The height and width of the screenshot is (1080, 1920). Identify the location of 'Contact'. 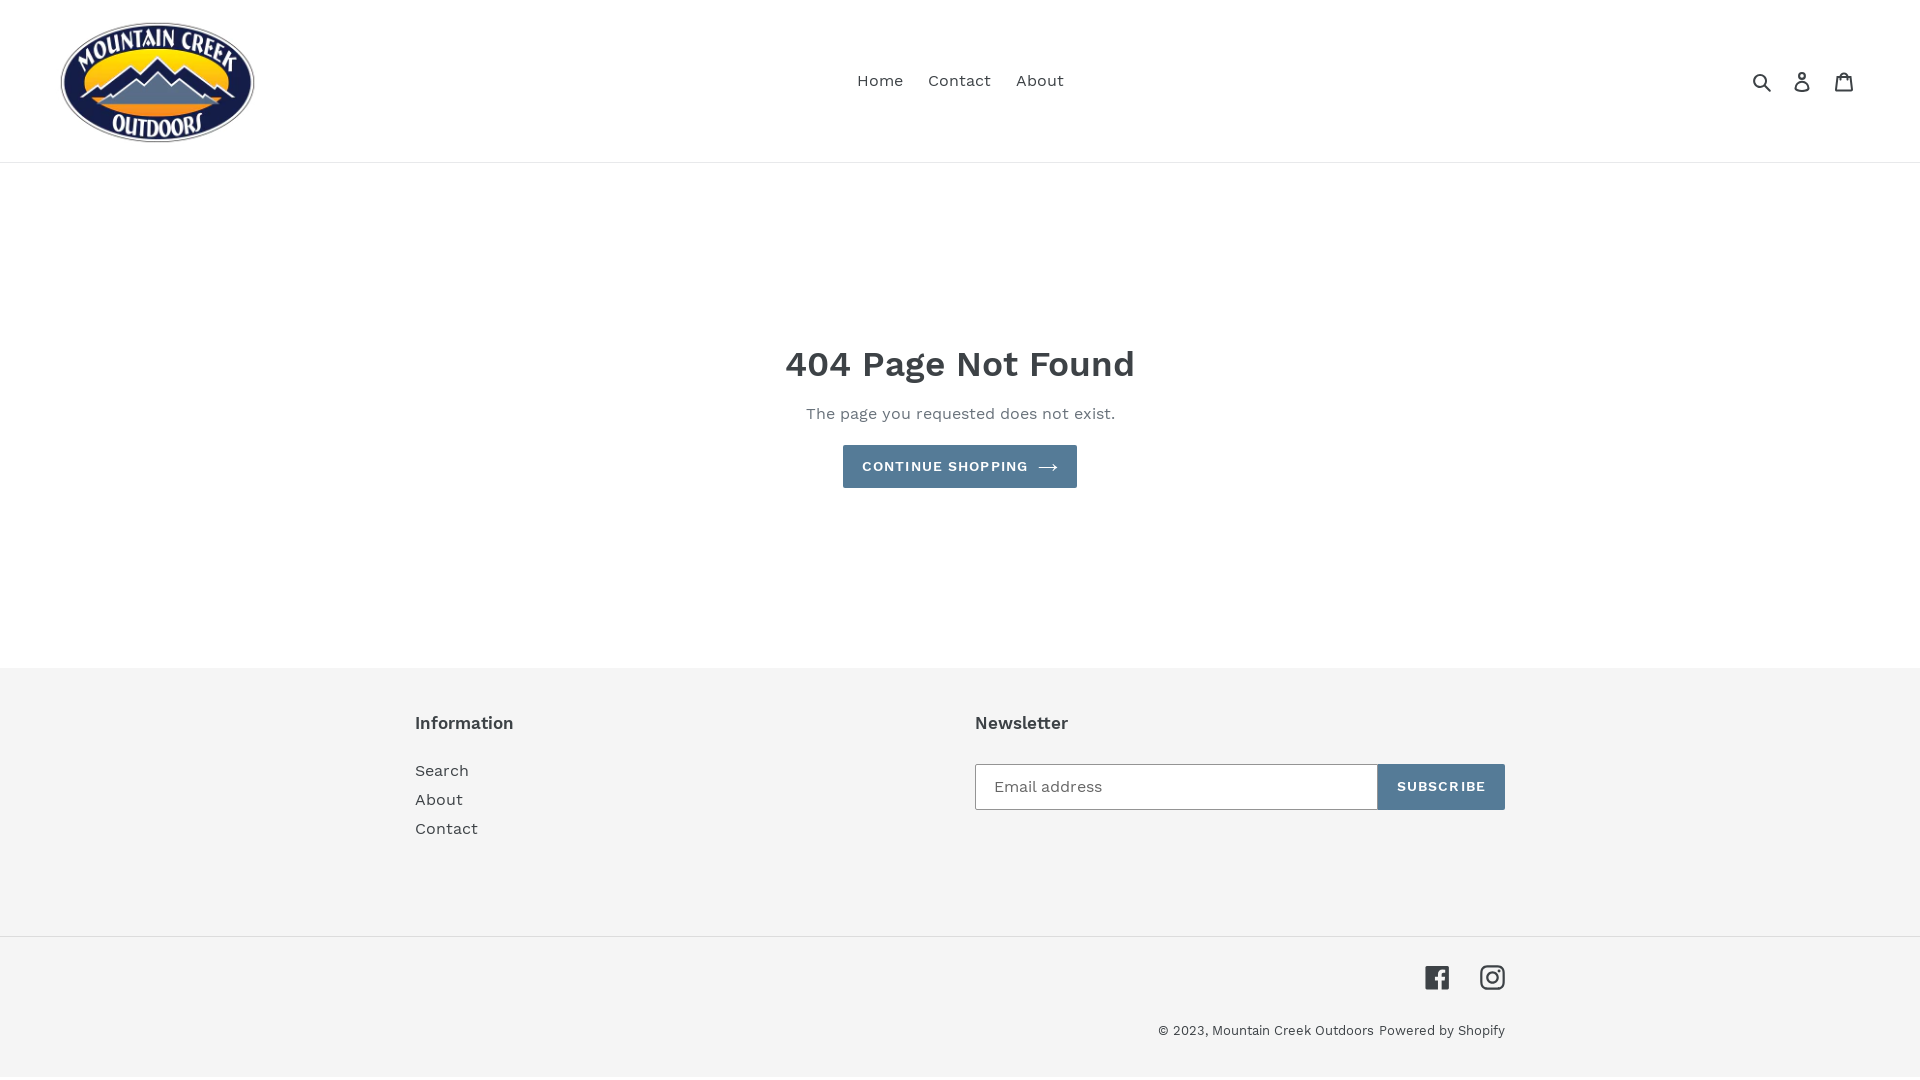
(958, 80).